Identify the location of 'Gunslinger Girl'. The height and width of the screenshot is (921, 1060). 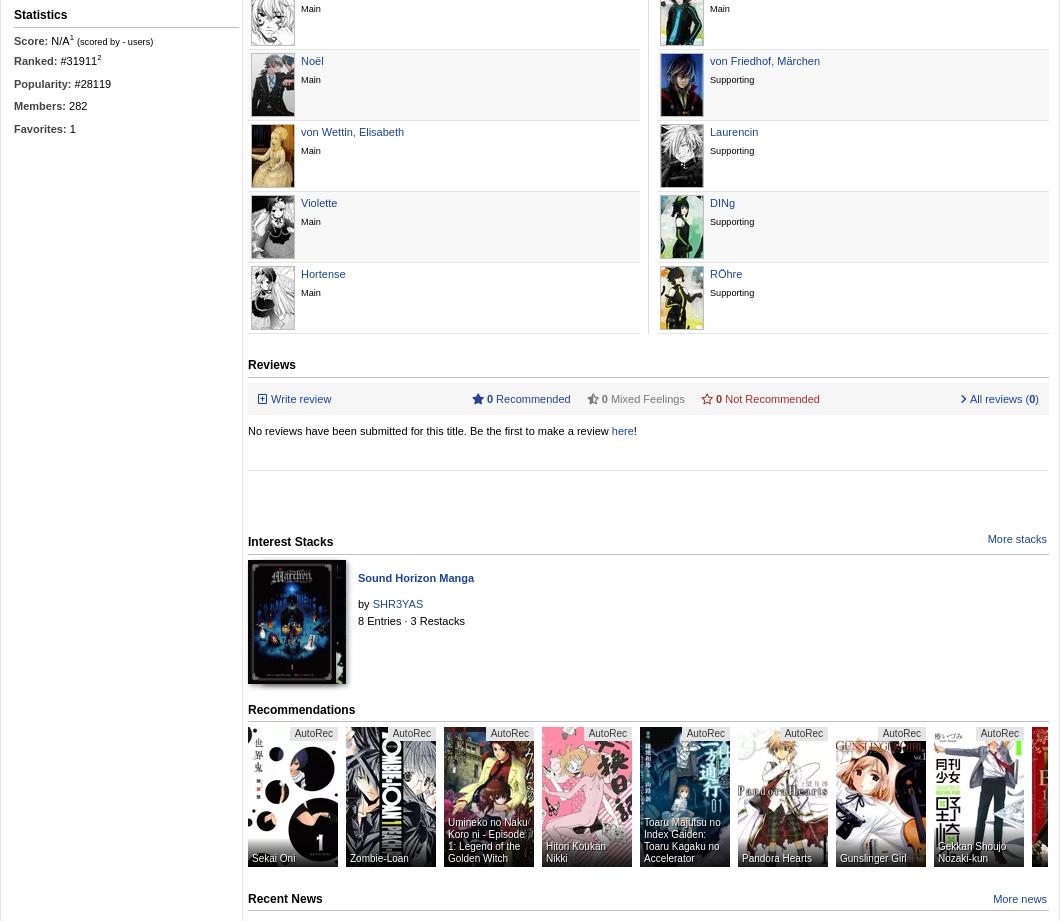
(873, 857).